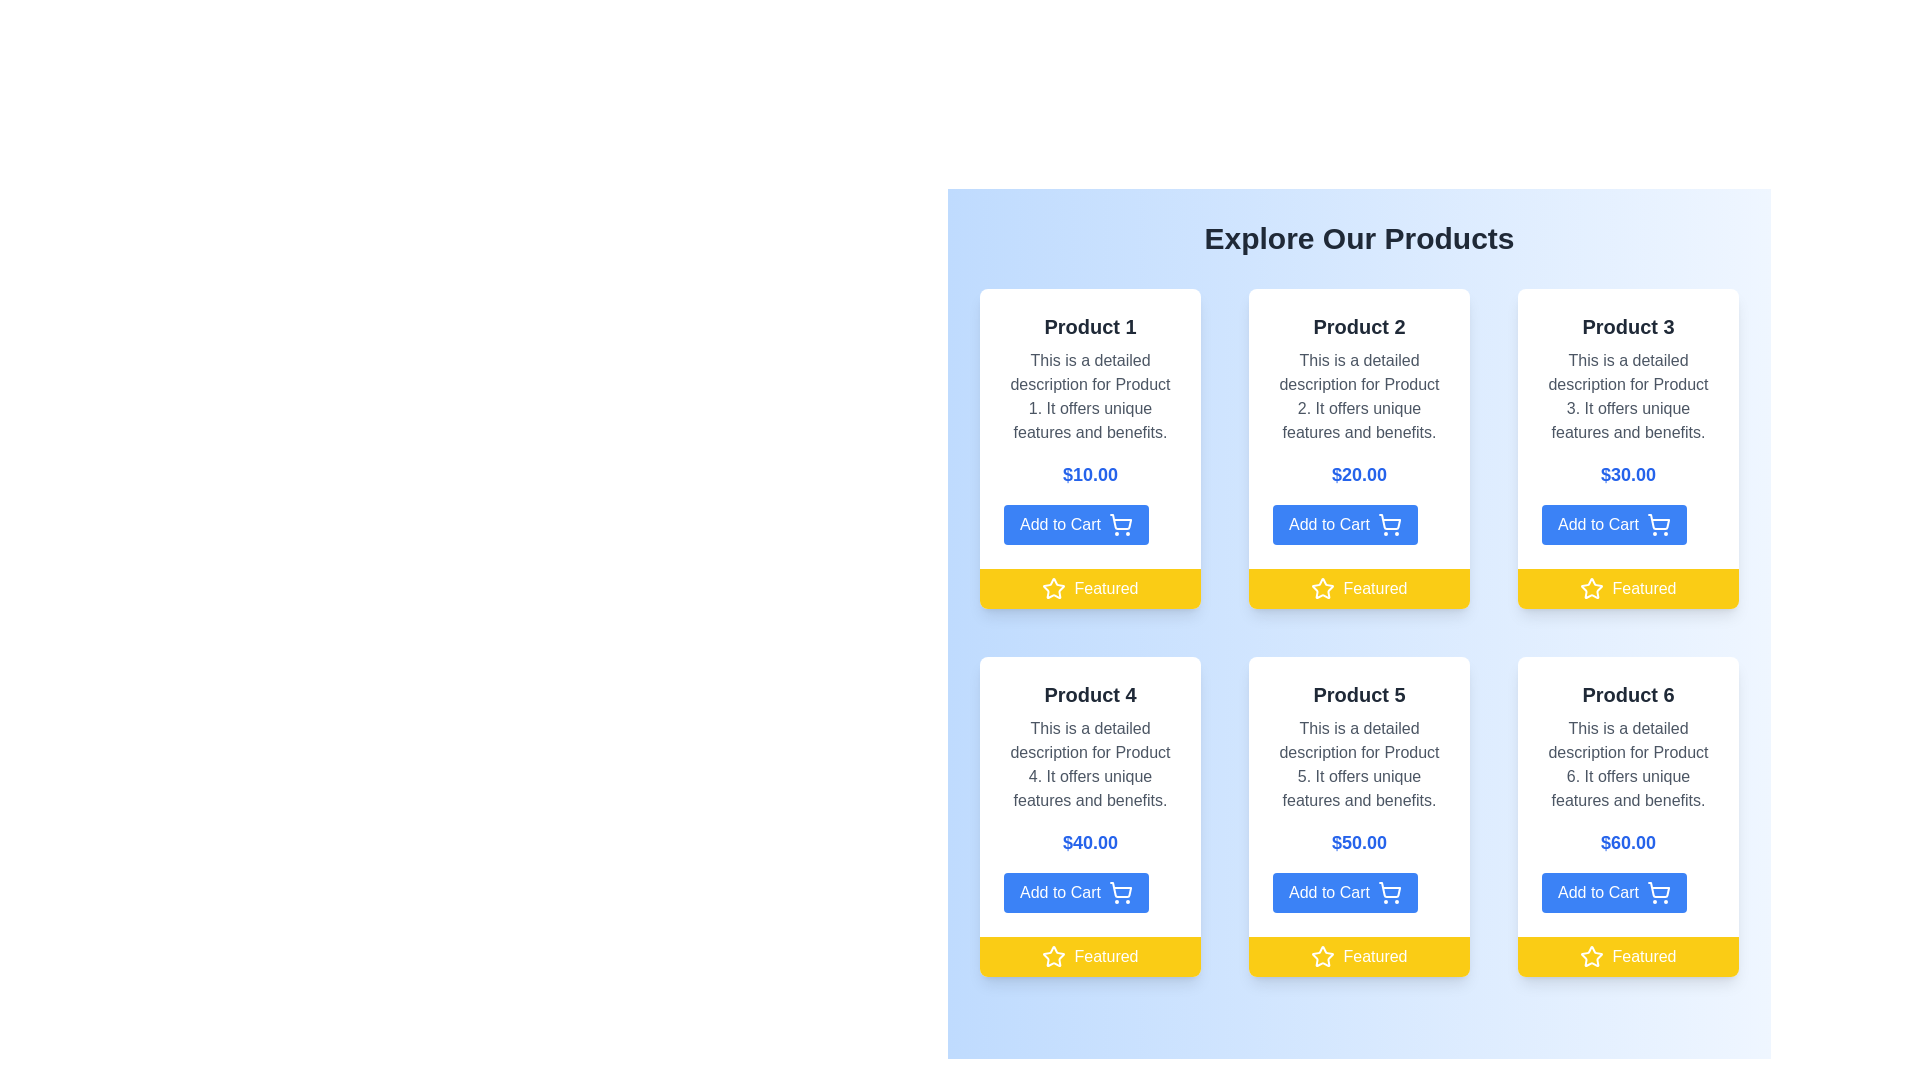 Image resolution: width=1920 pixels, height=1080 pixels. Describe the element at coordinates (1628, 397) in the screenshot. I see `the descriptive text for 'Product 3', which is located below the title and above the price label` at that location.